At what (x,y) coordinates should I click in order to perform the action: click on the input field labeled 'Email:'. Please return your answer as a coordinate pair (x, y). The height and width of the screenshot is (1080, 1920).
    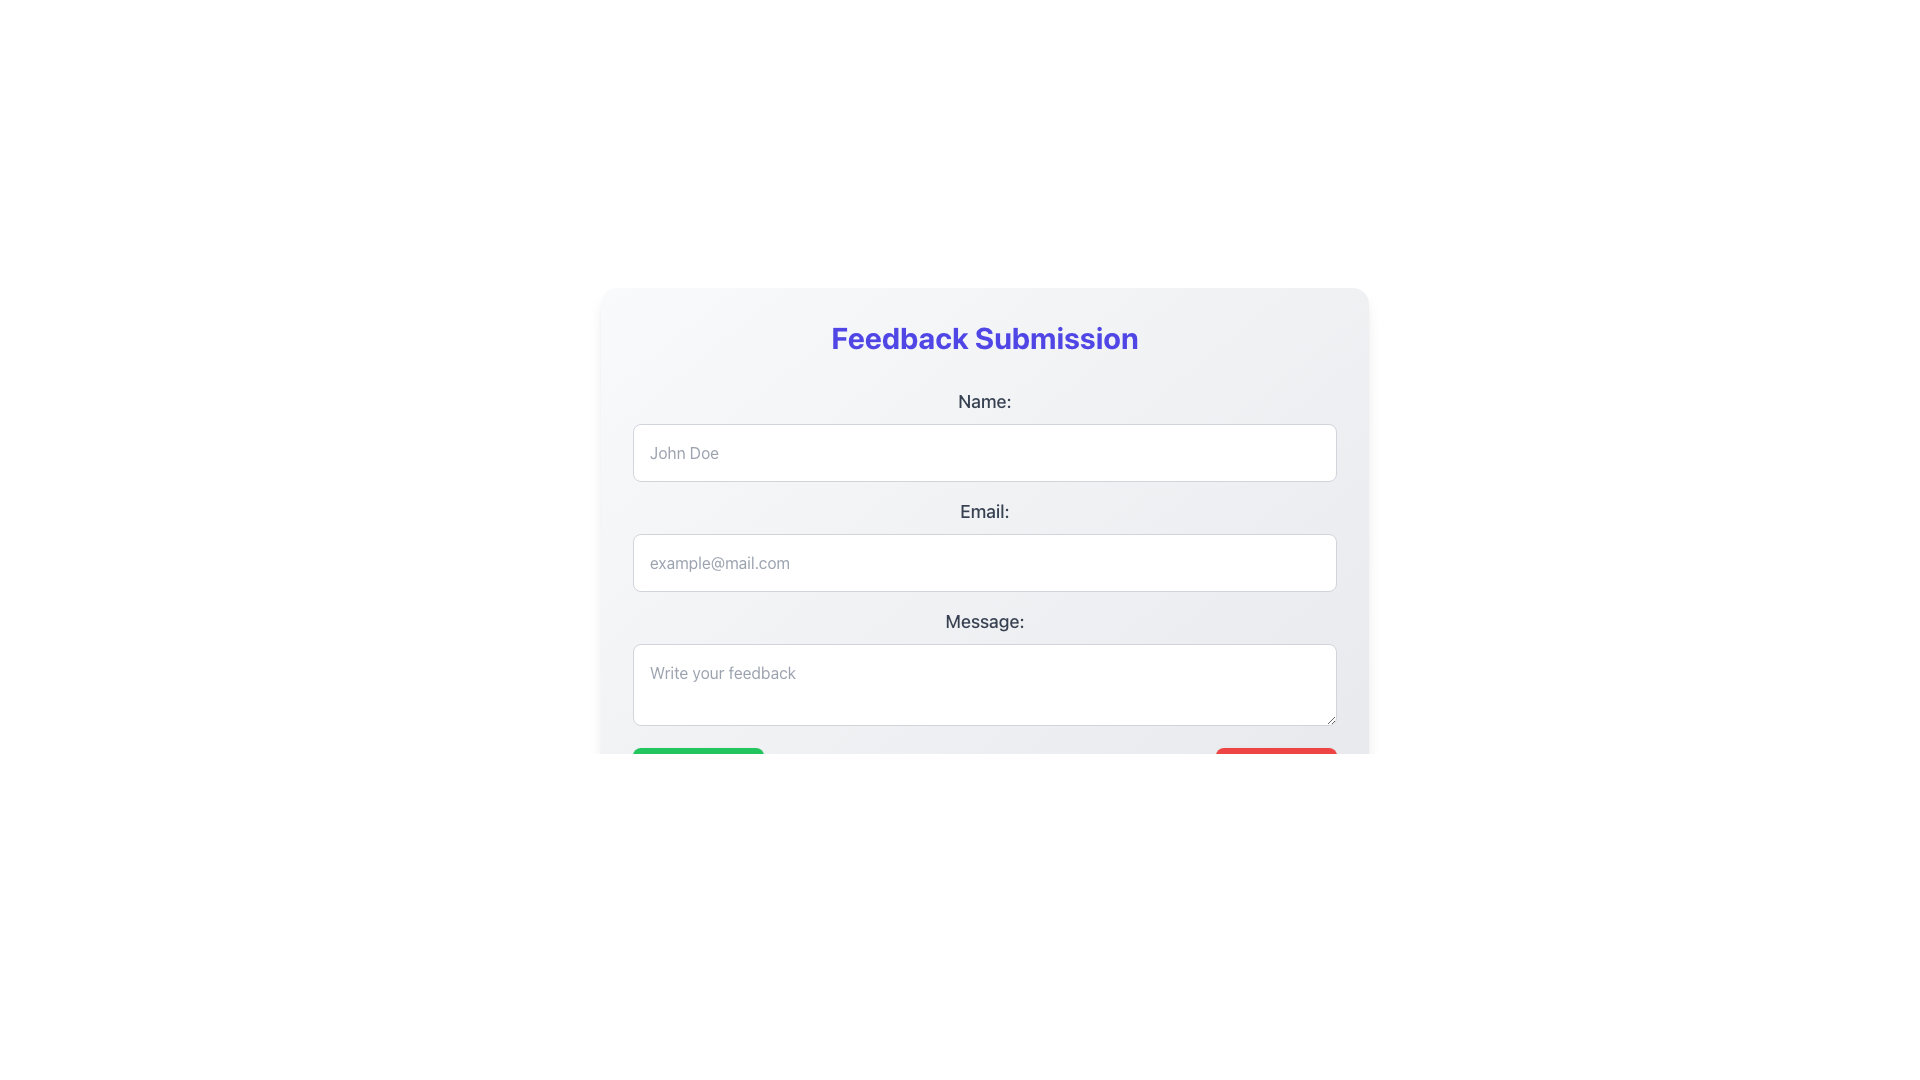
    Looking at the image, I should click on (984, 544).